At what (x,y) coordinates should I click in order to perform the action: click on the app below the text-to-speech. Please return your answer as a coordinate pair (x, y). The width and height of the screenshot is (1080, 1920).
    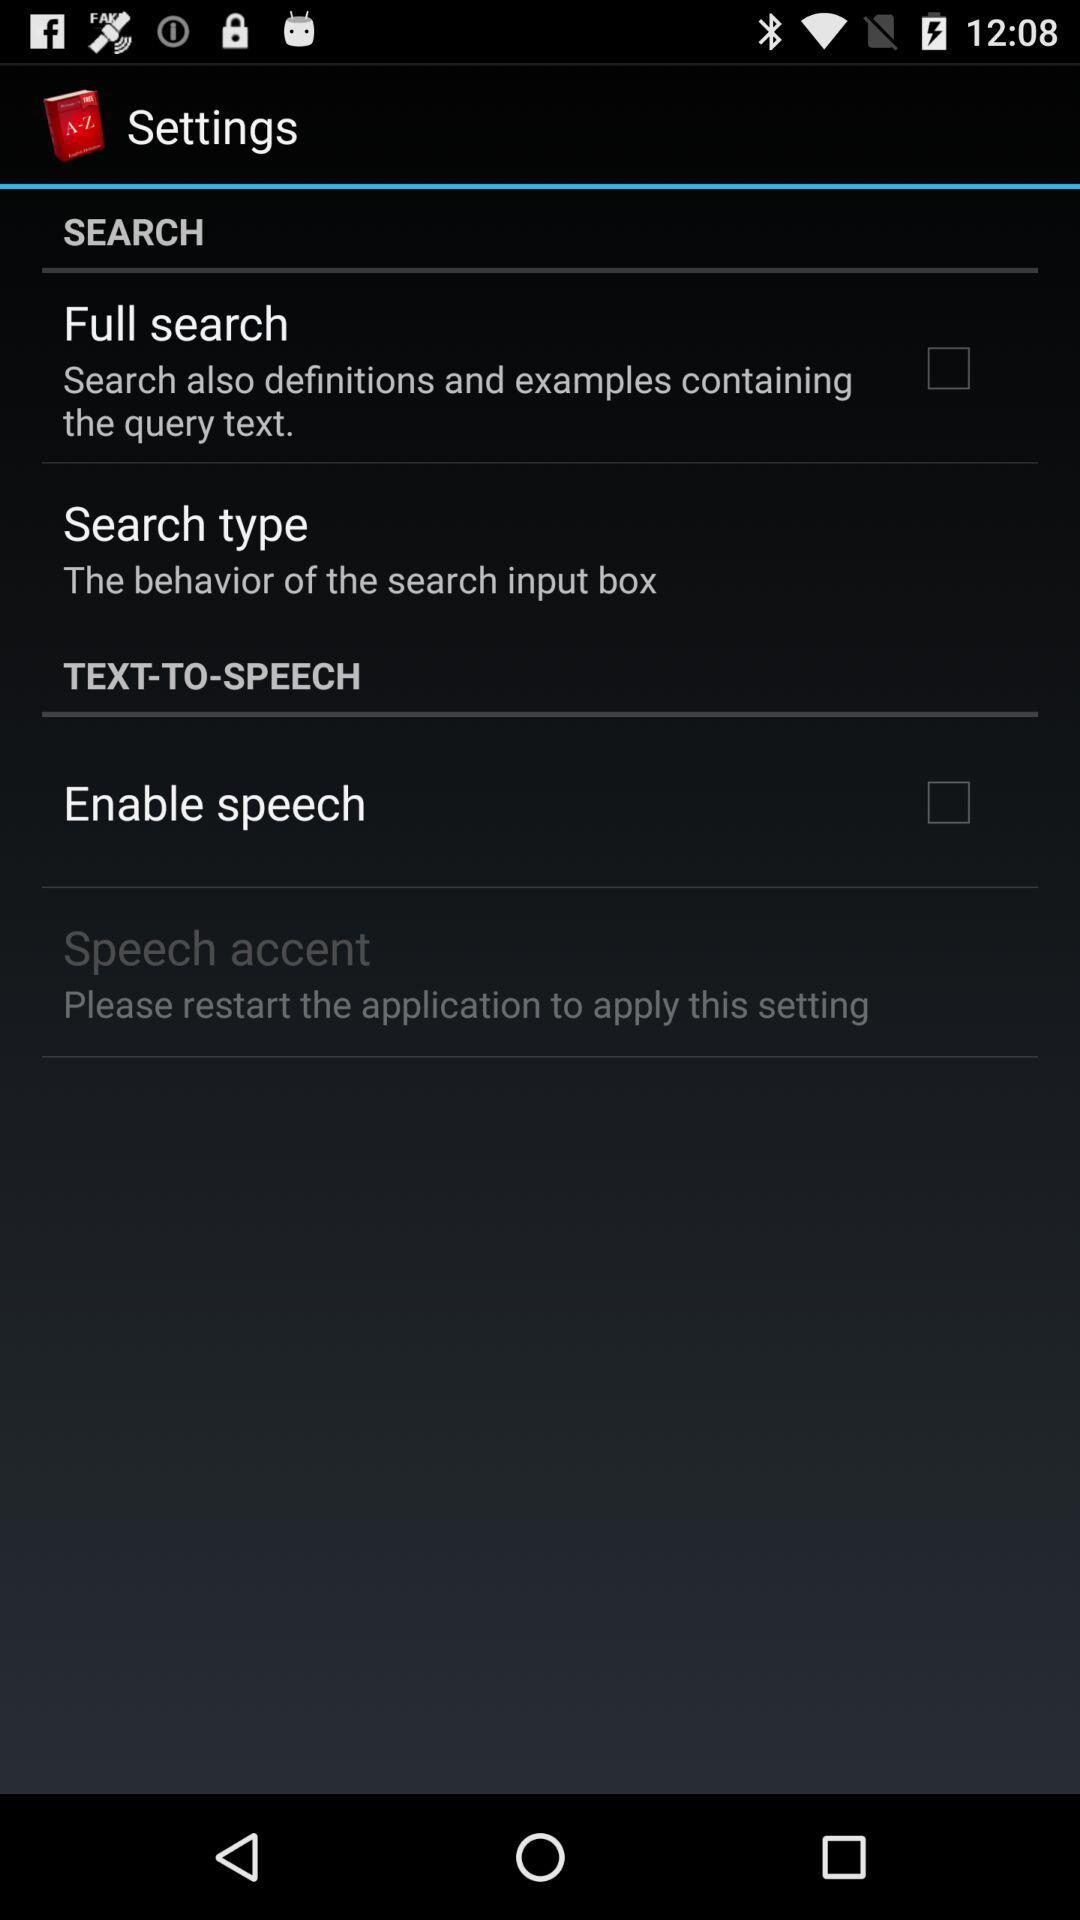
    Looking at the image, I should click on (214, 802).